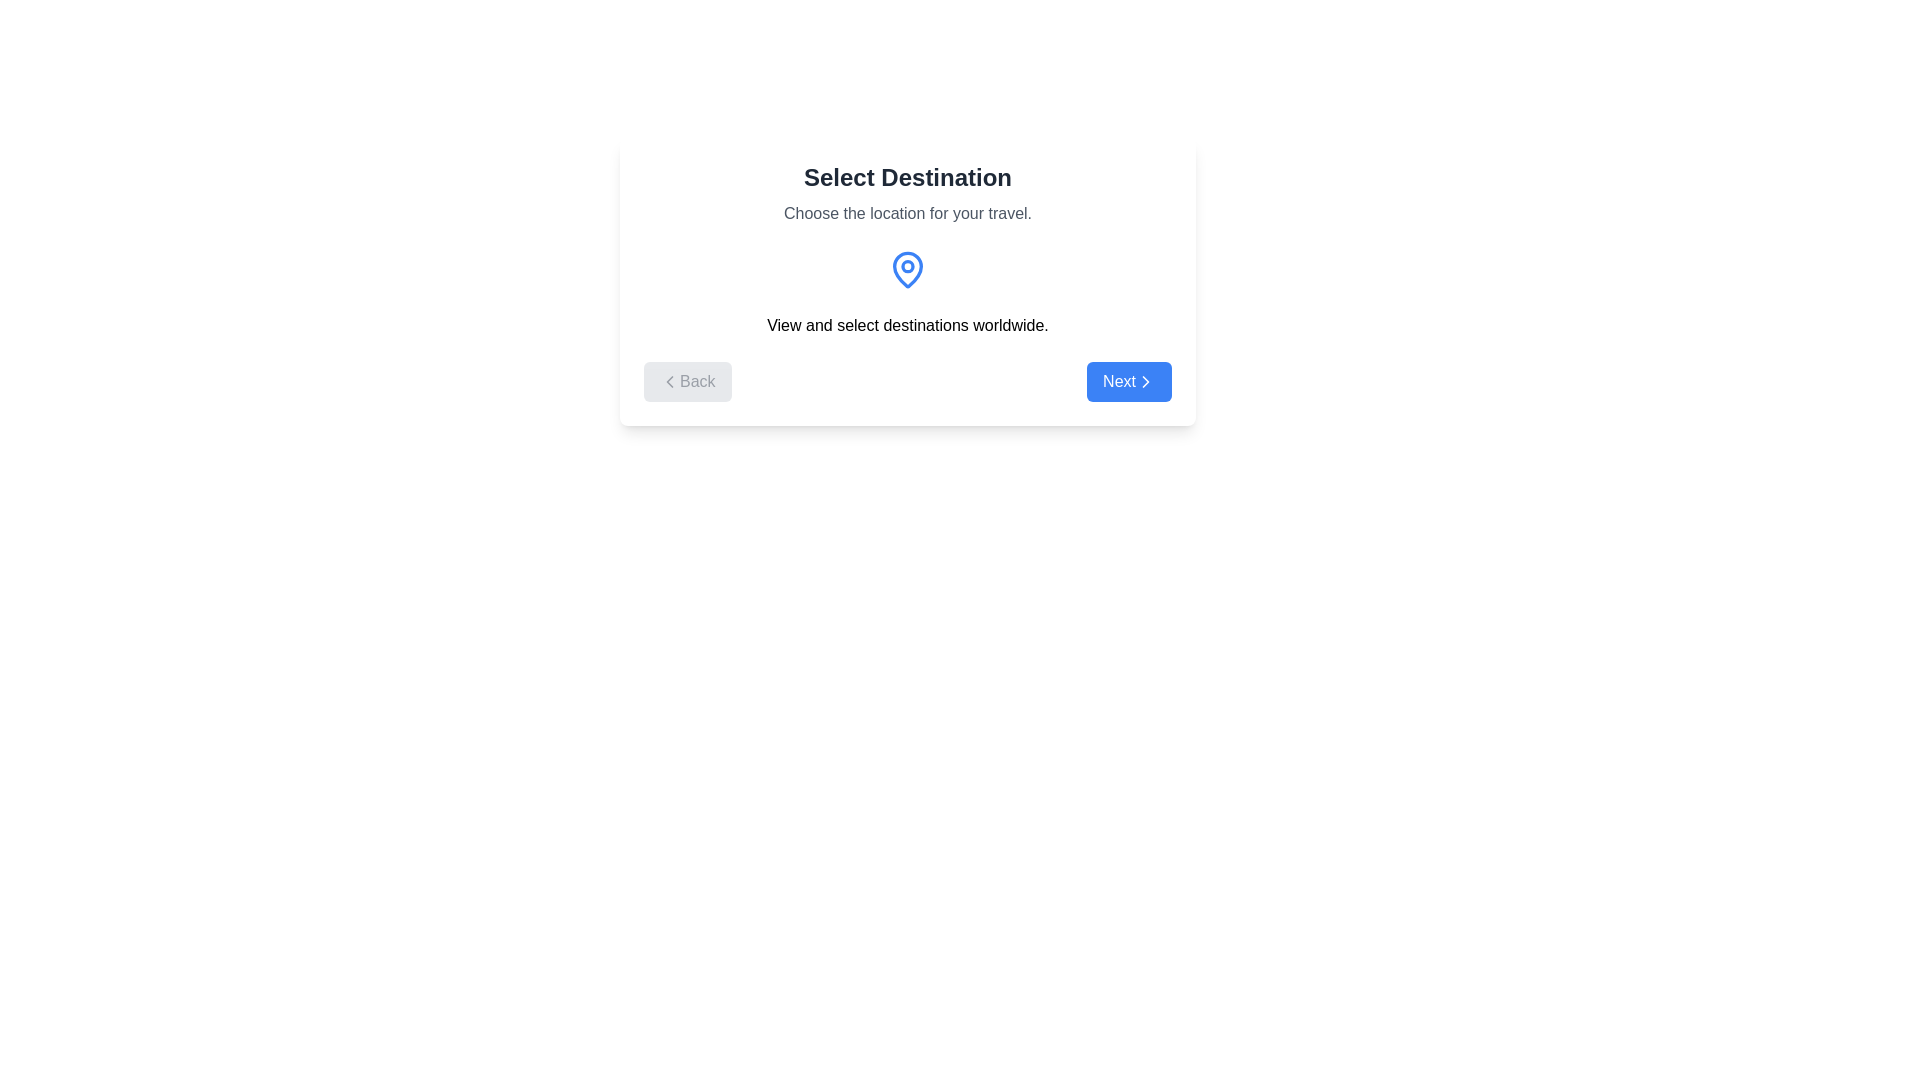 The width and height of the screenshot is (1920, 1080). What do you see at coordinates (906, 270) in the screenshot?
I see `the blue map pin icon, which is centrally located below the 'Select Destination' text and above the description 'View and select destinations worldwide.'` at bounding box center [906, 270].